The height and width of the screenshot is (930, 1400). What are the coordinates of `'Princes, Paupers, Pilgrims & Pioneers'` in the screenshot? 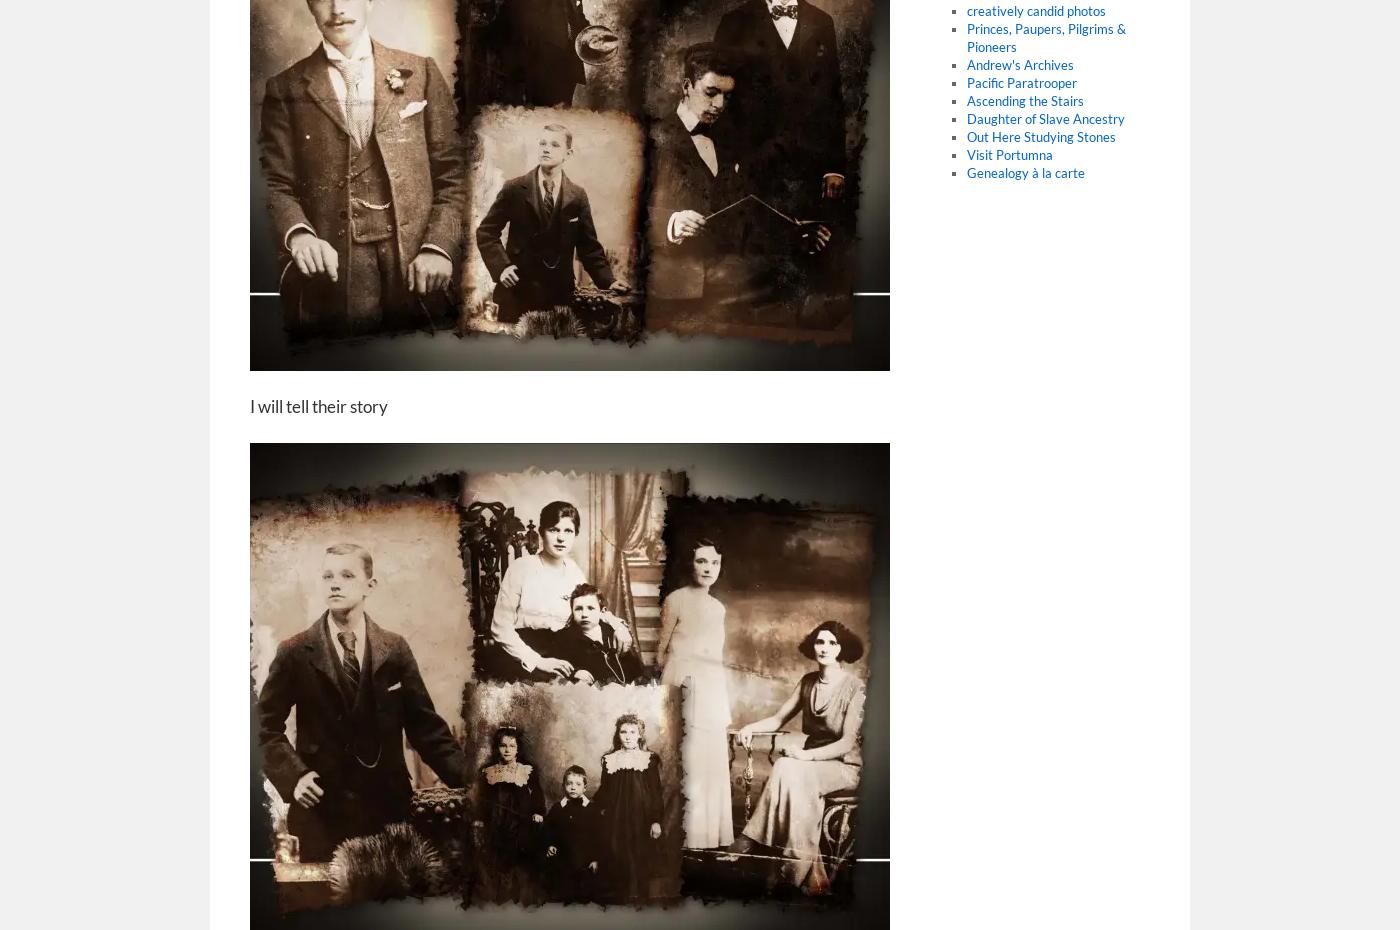 It's located at (1045, 37).